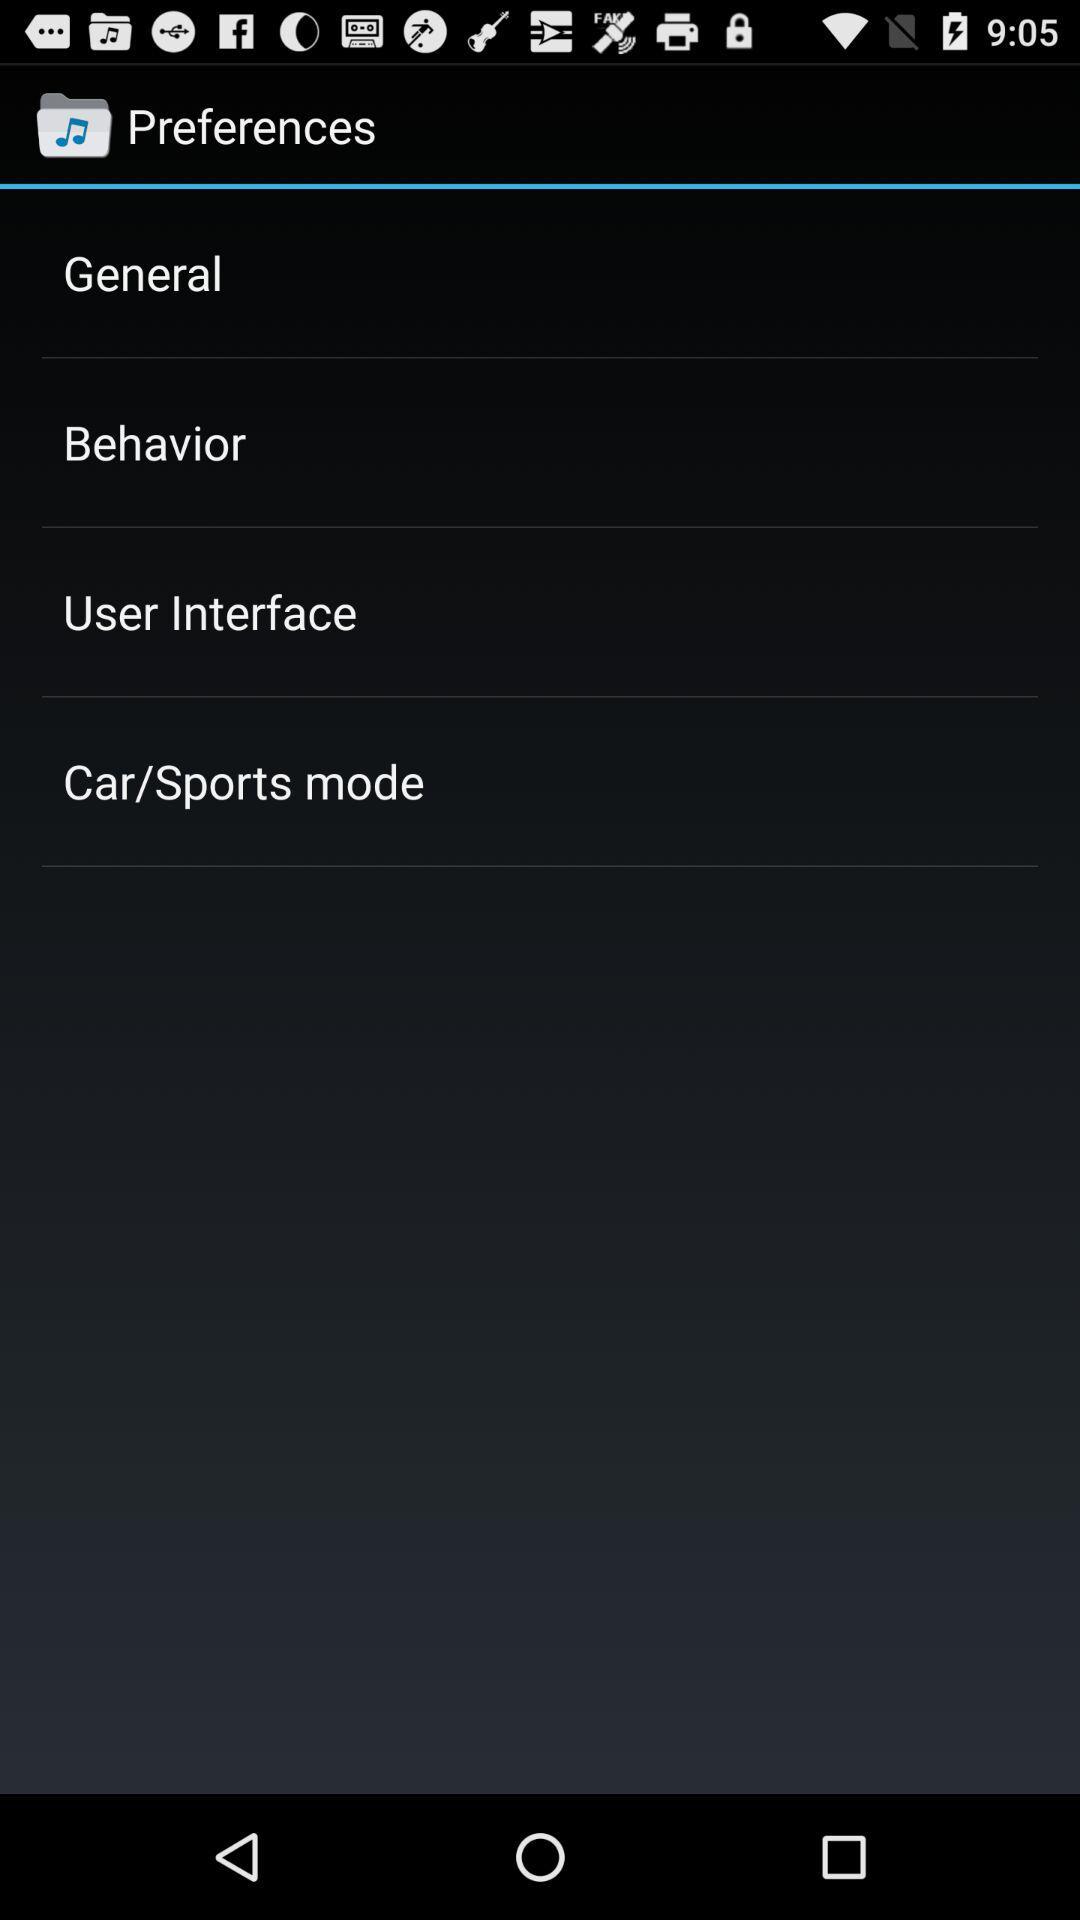 Image resolution: width=1080 pixels, height=1920 pixels. What do you see at coordinates (209, 610) in the screenshot?
I see `user interface` at bounding box center [209, 610].